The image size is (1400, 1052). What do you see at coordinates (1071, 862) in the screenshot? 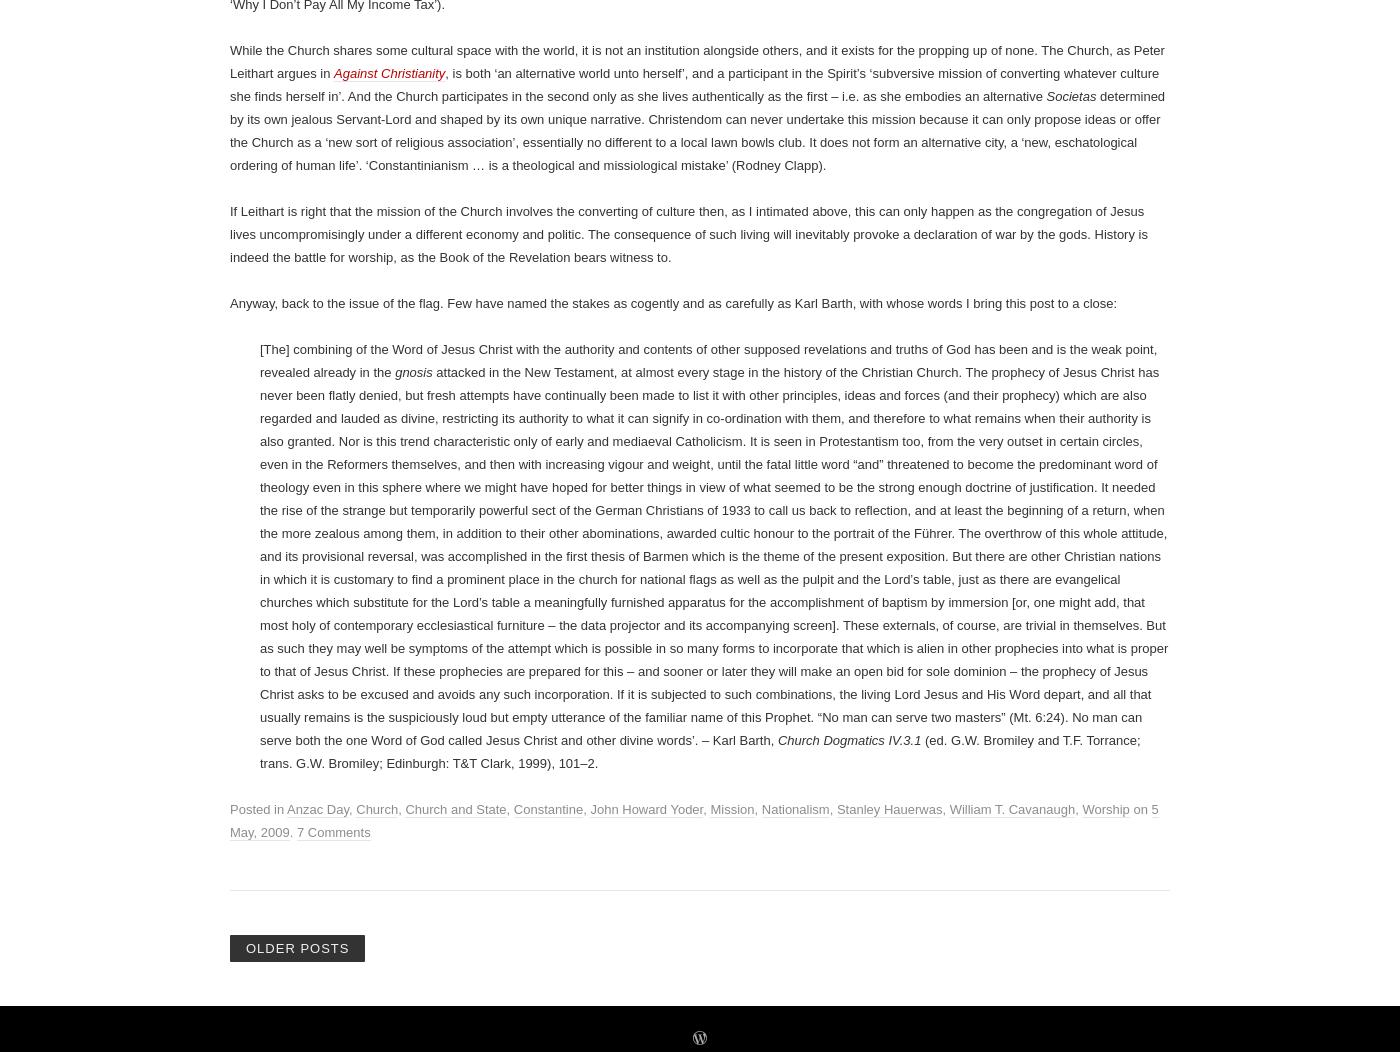
I see `'Societas'` at bounding box center [1071, 862].